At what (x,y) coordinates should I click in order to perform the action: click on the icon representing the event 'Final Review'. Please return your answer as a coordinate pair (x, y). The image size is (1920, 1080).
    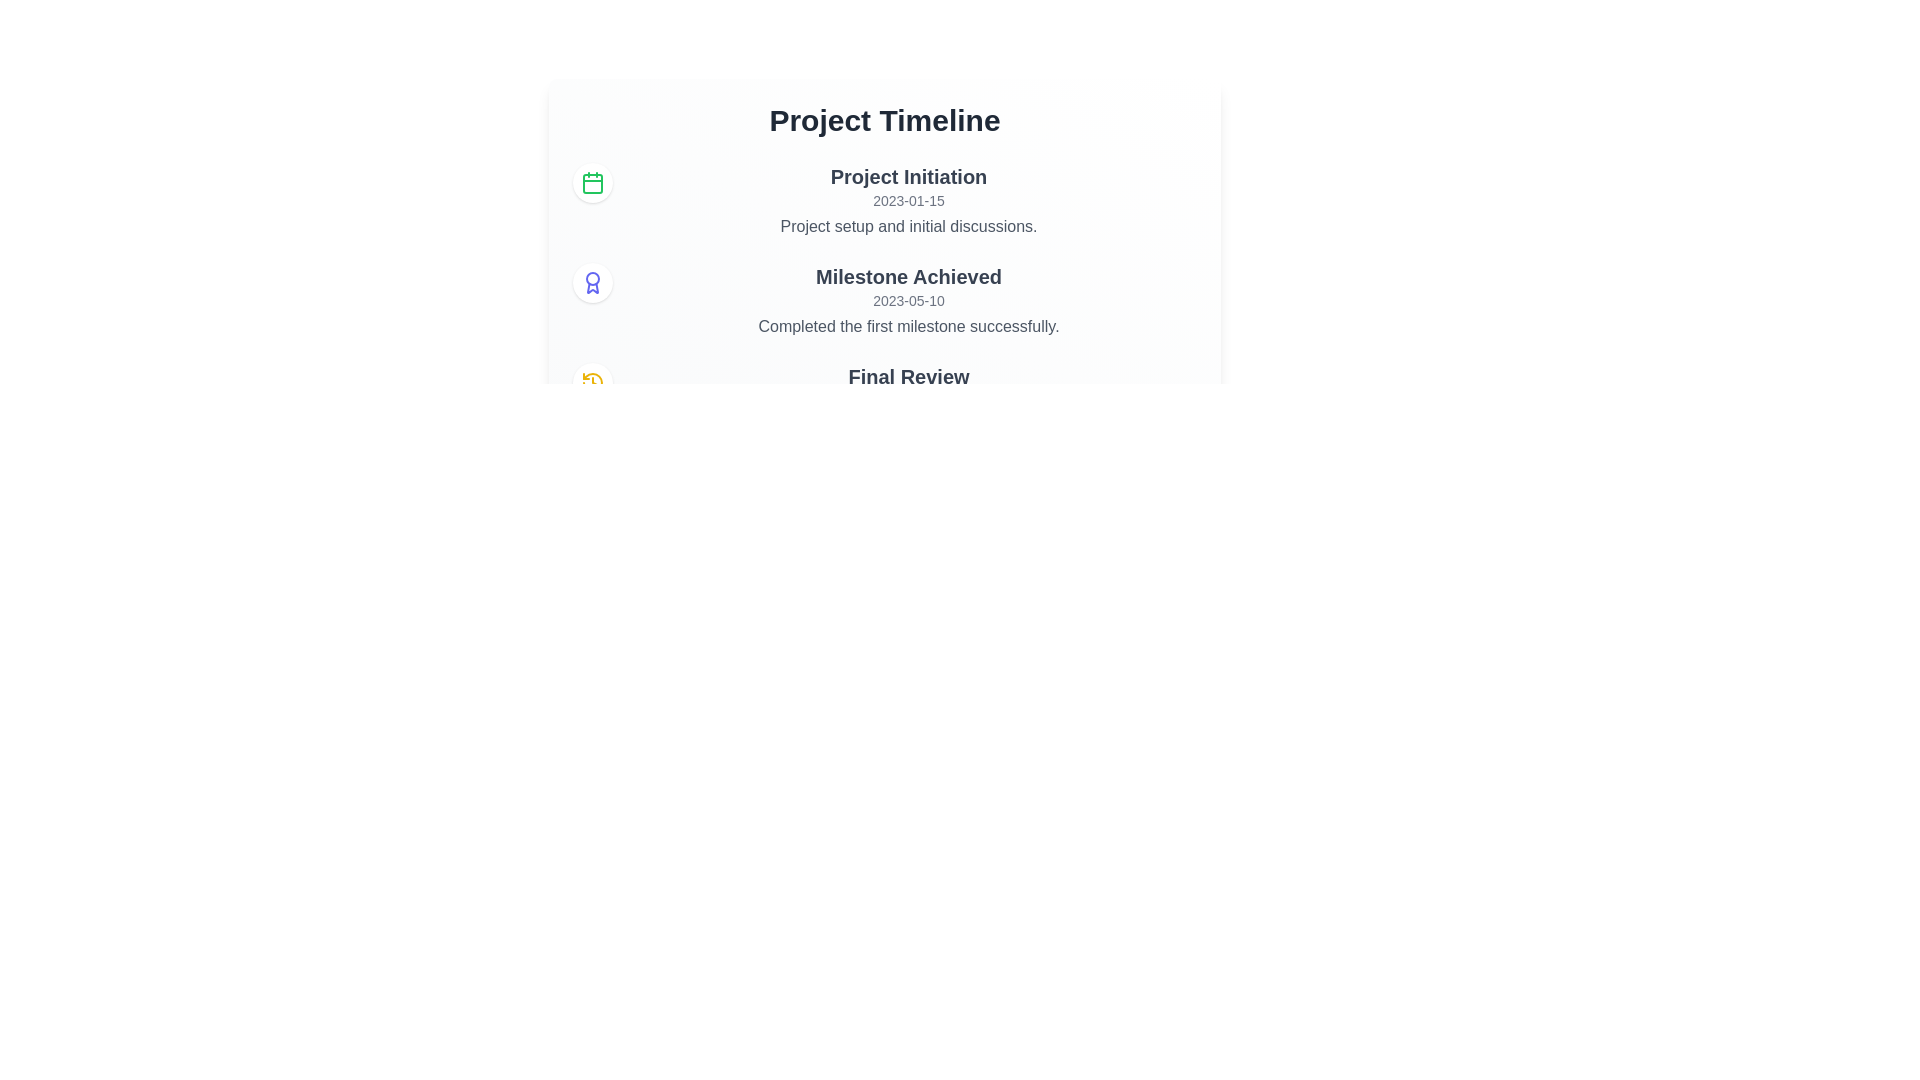
    Looking at the image, I should click on (592, 382).